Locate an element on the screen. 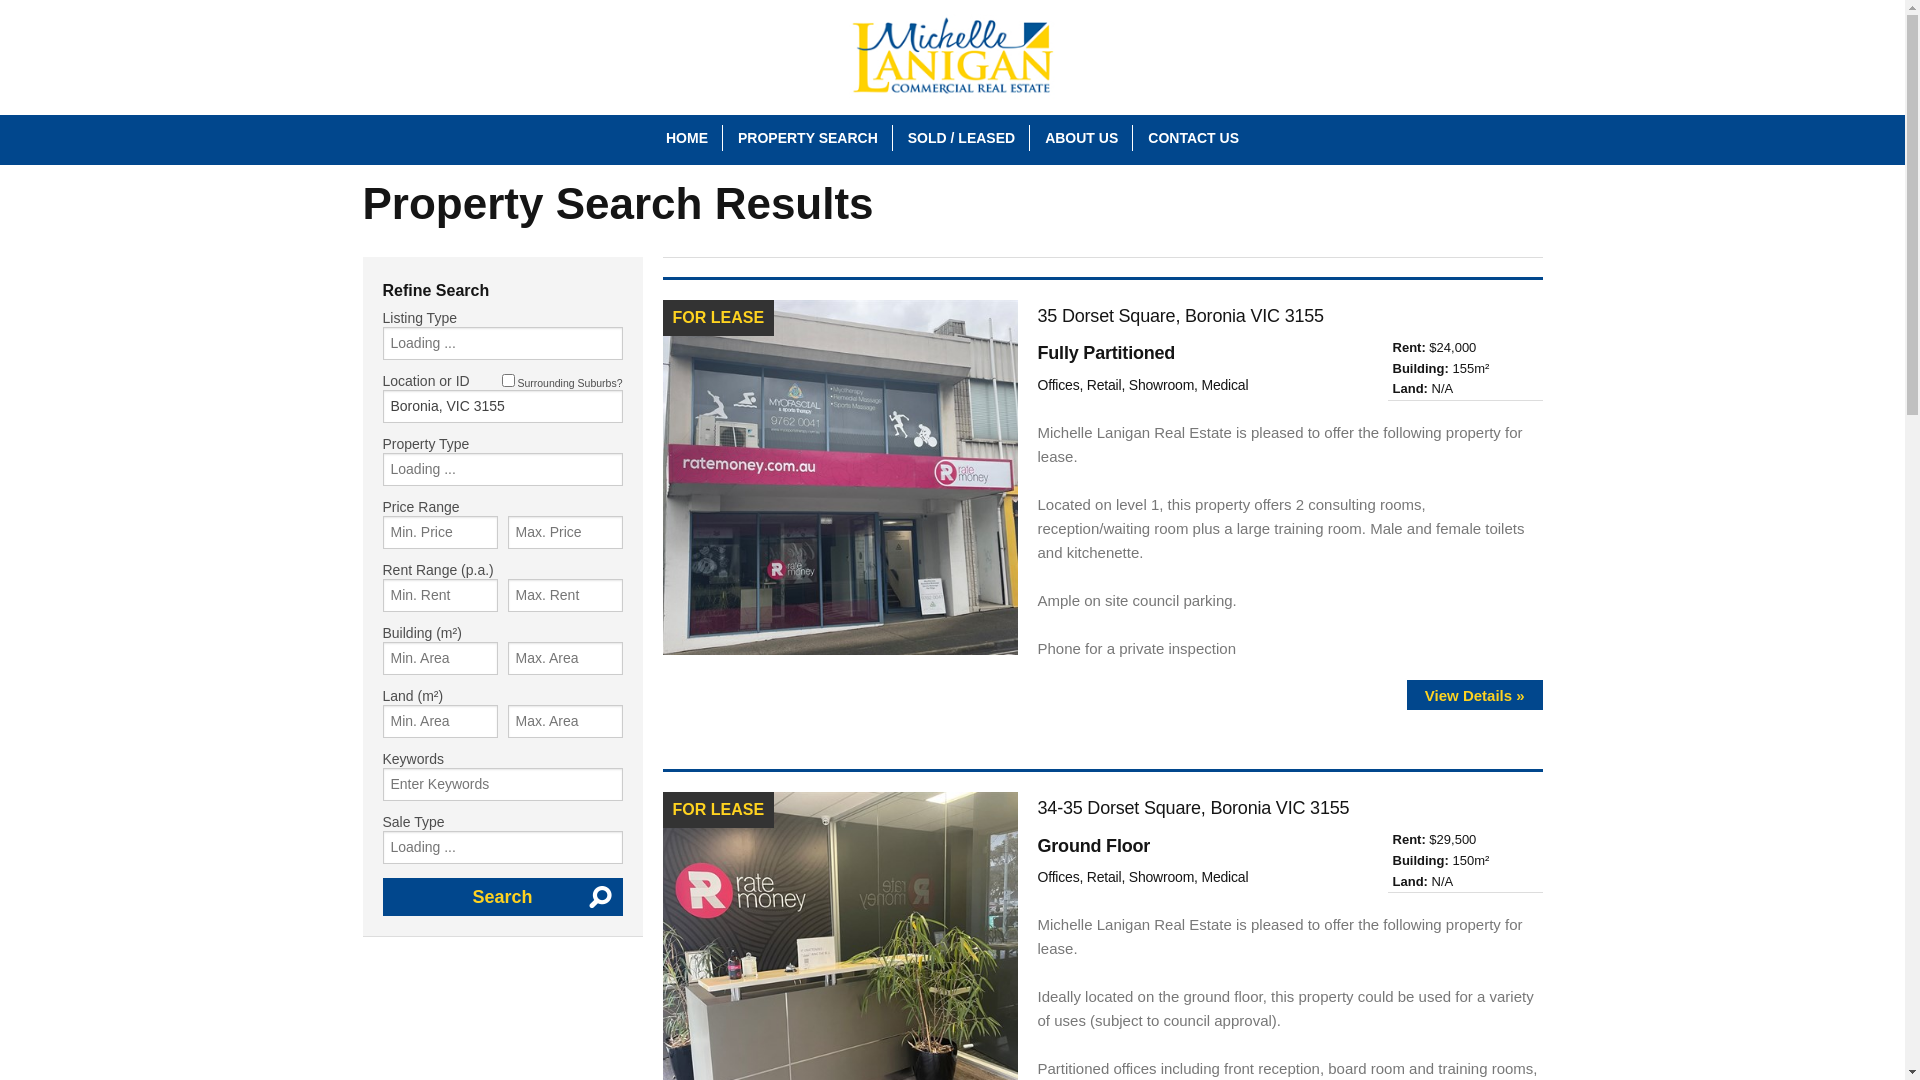 This screenshot has height=1080, width=1920. 'CONTACT US' is located at coordinates (1193, 137).